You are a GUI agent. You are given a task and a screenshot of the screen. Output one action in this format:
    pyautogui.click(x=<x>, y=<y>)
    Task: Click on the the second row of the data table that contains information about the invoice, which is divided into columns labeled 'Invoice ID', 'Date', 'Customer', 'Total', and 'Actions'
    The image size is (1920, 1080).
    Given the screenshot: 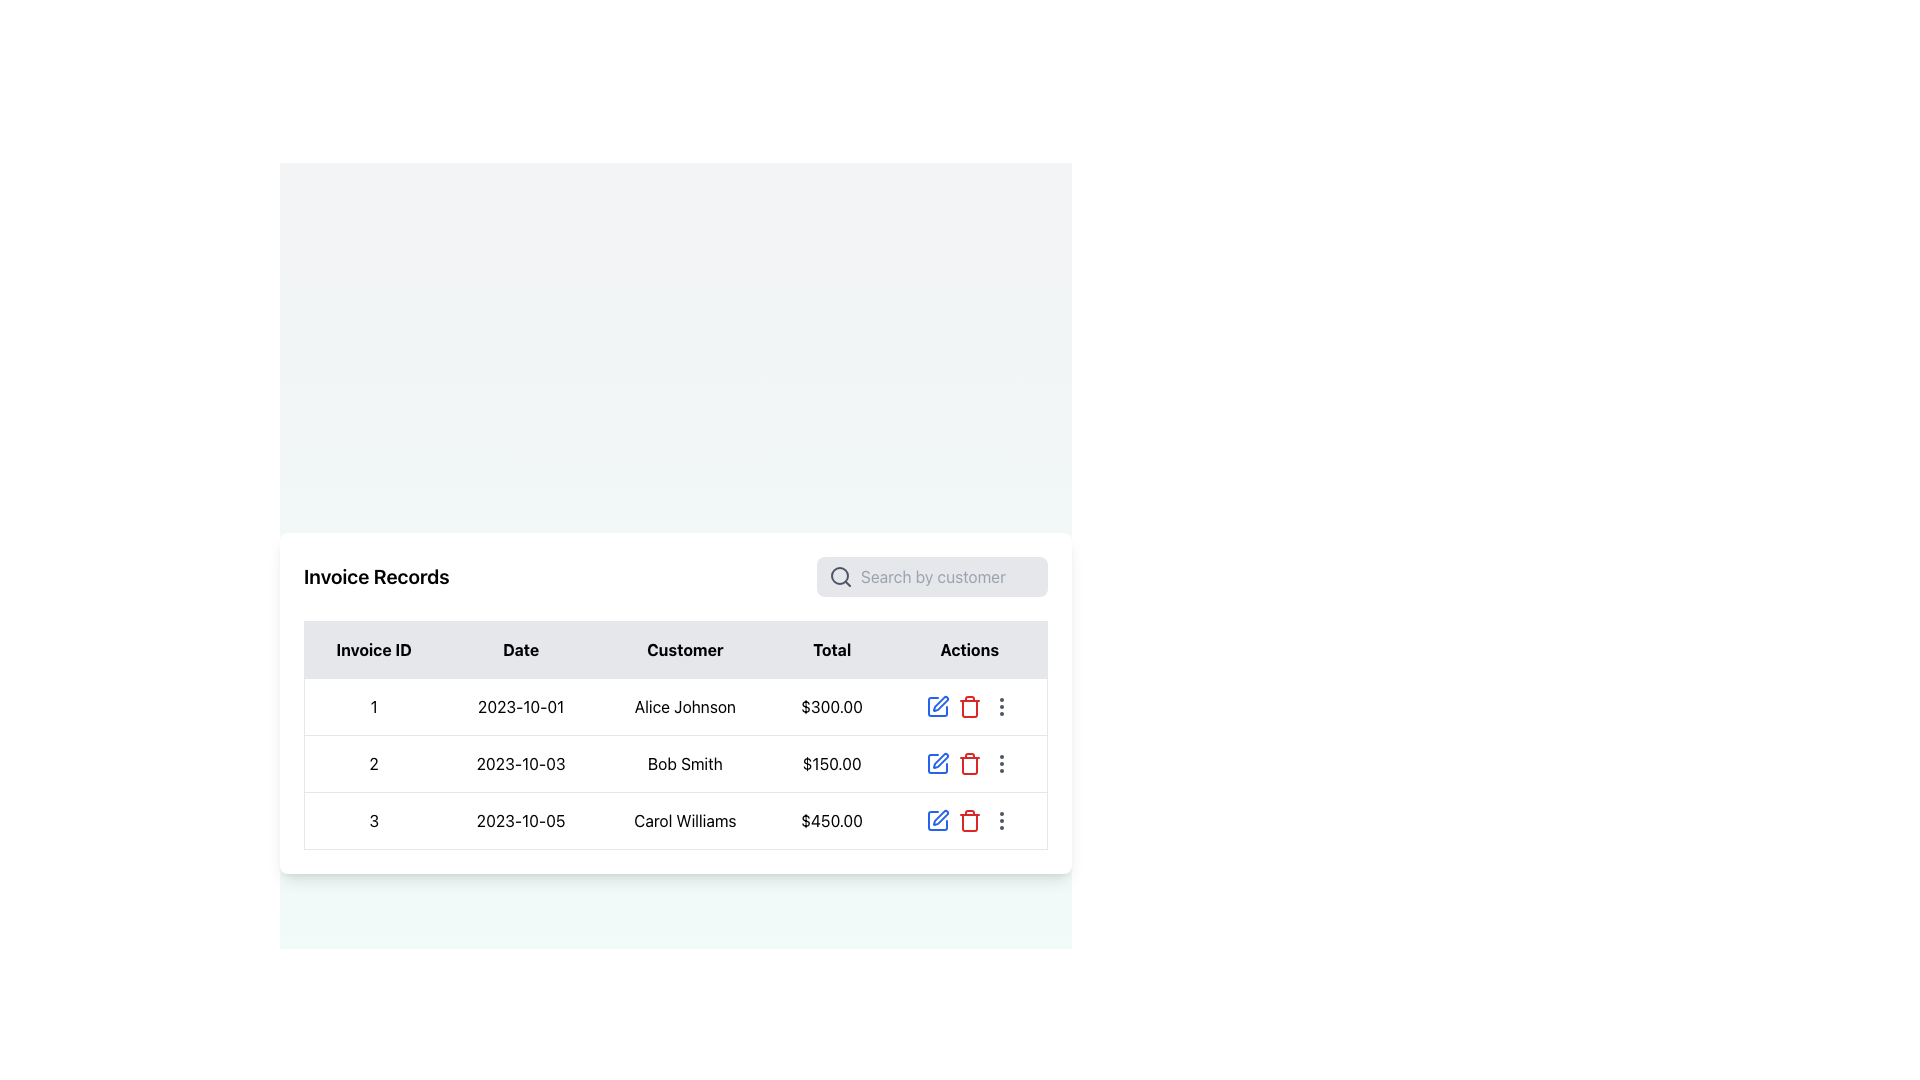 What is the action you would take?
    pyautogui.click(x=676, y=763)
    